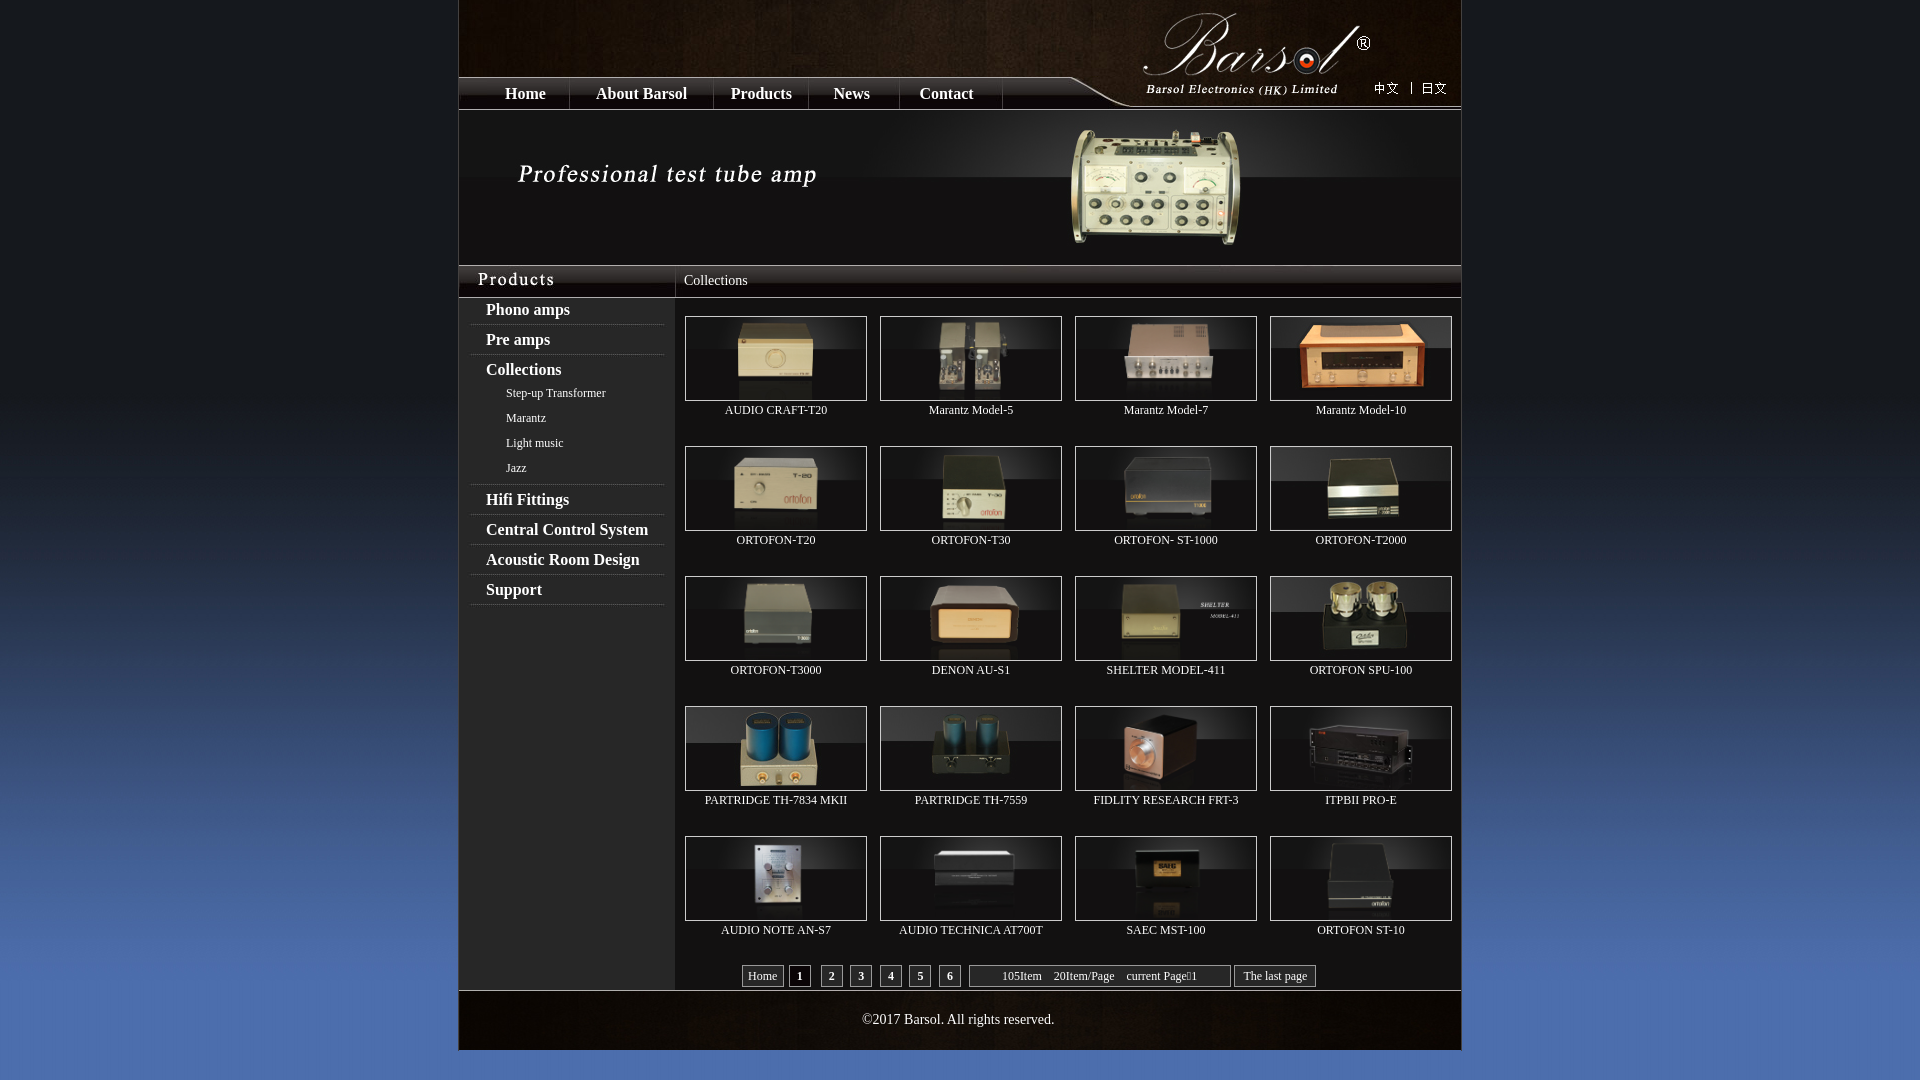 Image resolution: width=1920 pixels, height=1080 pixels. What do you see at coordinates (565, 528) in the screenshot?
I see `'Central Control System'` at bounding box center [565, 528].